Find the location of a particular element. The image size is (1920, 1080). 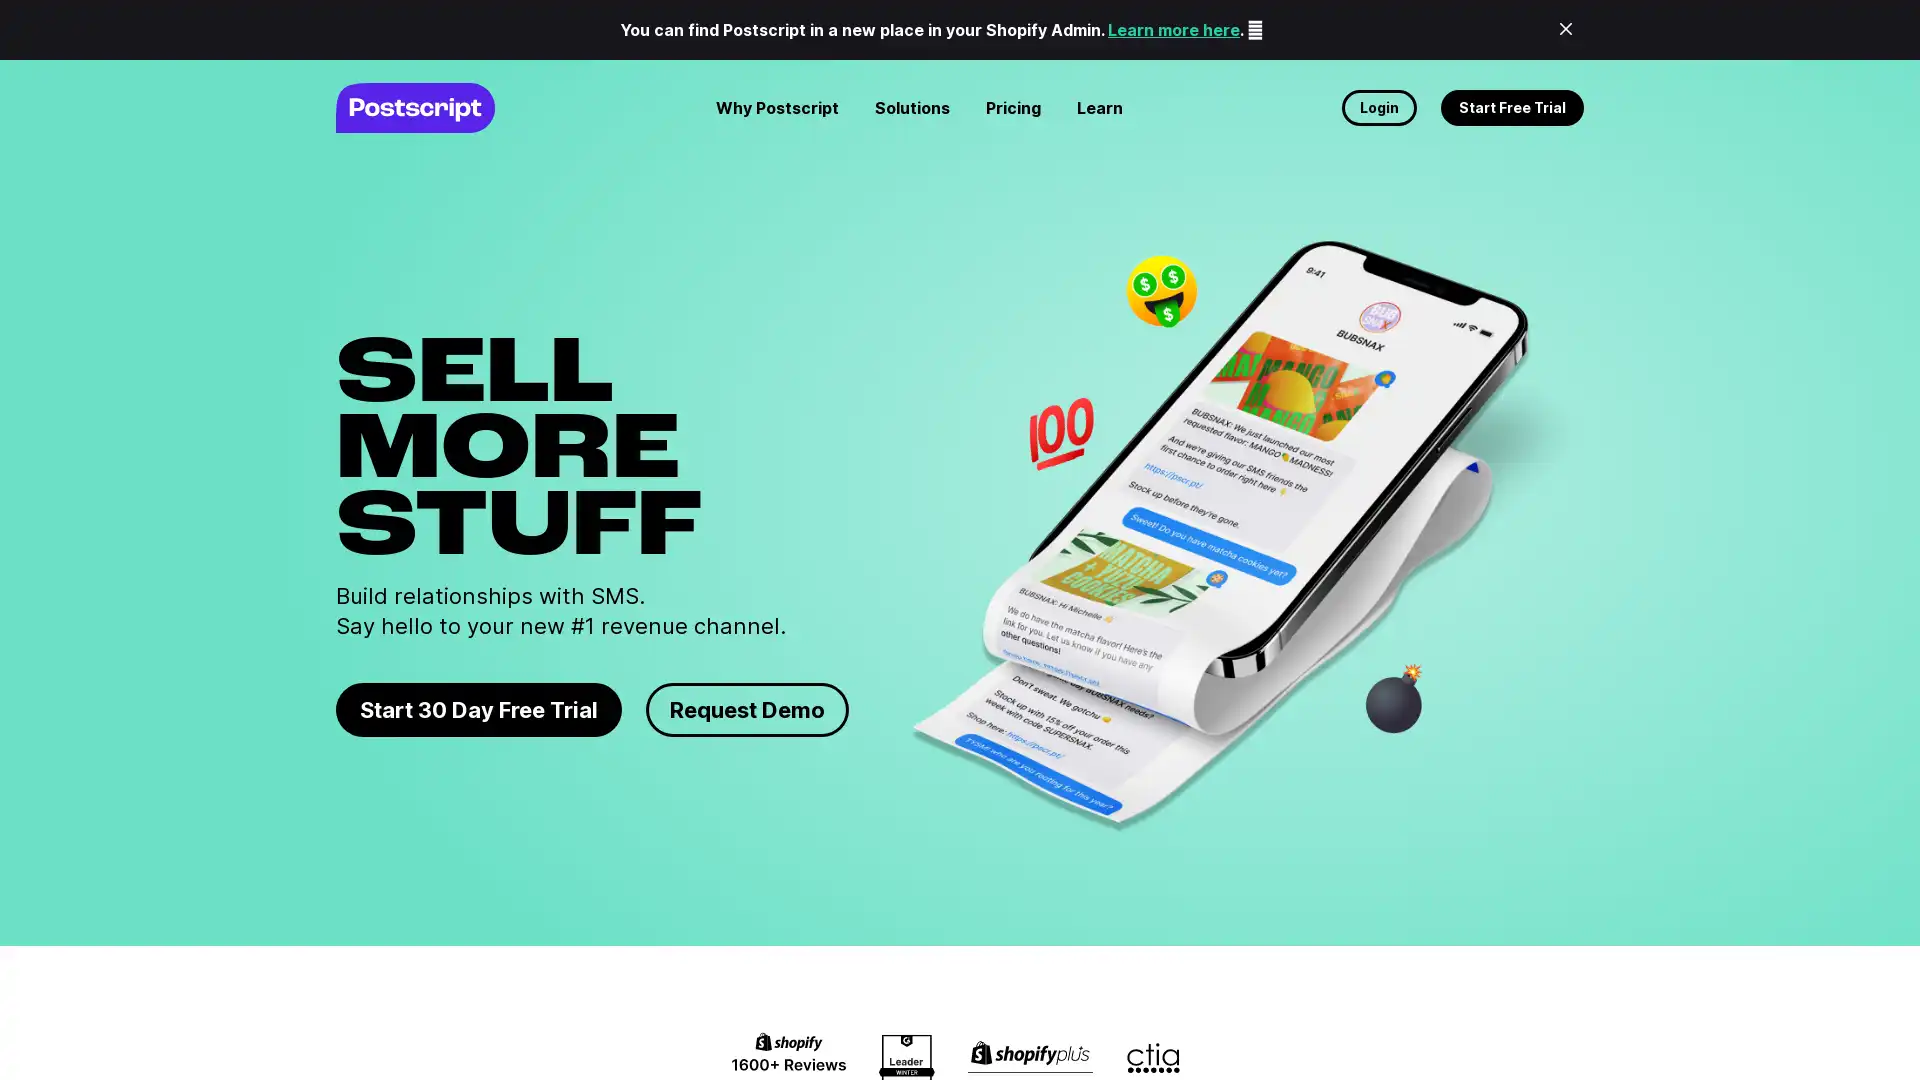

Request Demo is located at coordinates (746, 708).